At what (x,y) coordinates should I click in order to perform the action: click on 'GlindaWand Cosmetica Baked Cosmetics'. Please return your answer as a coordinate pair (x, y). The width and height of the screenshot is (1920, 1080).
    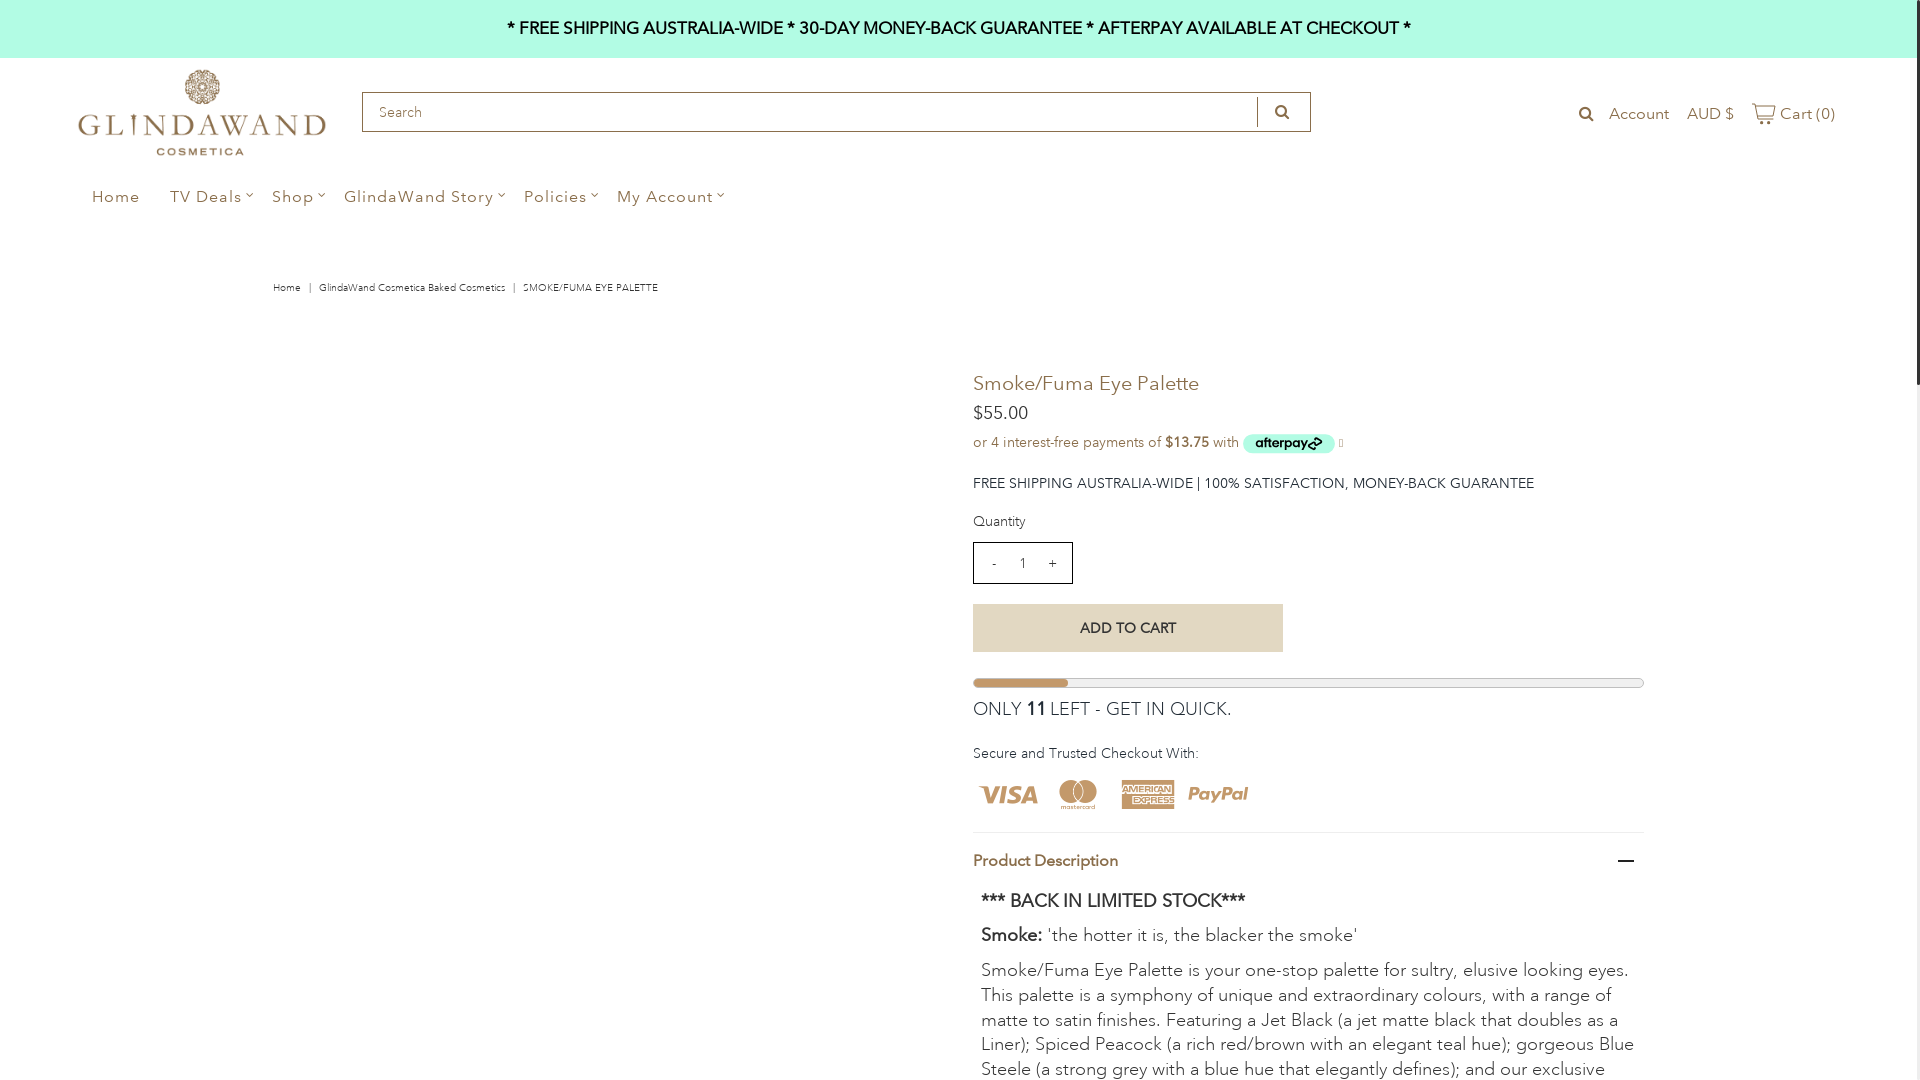
    Looking at the image, I should click on (317, 288).